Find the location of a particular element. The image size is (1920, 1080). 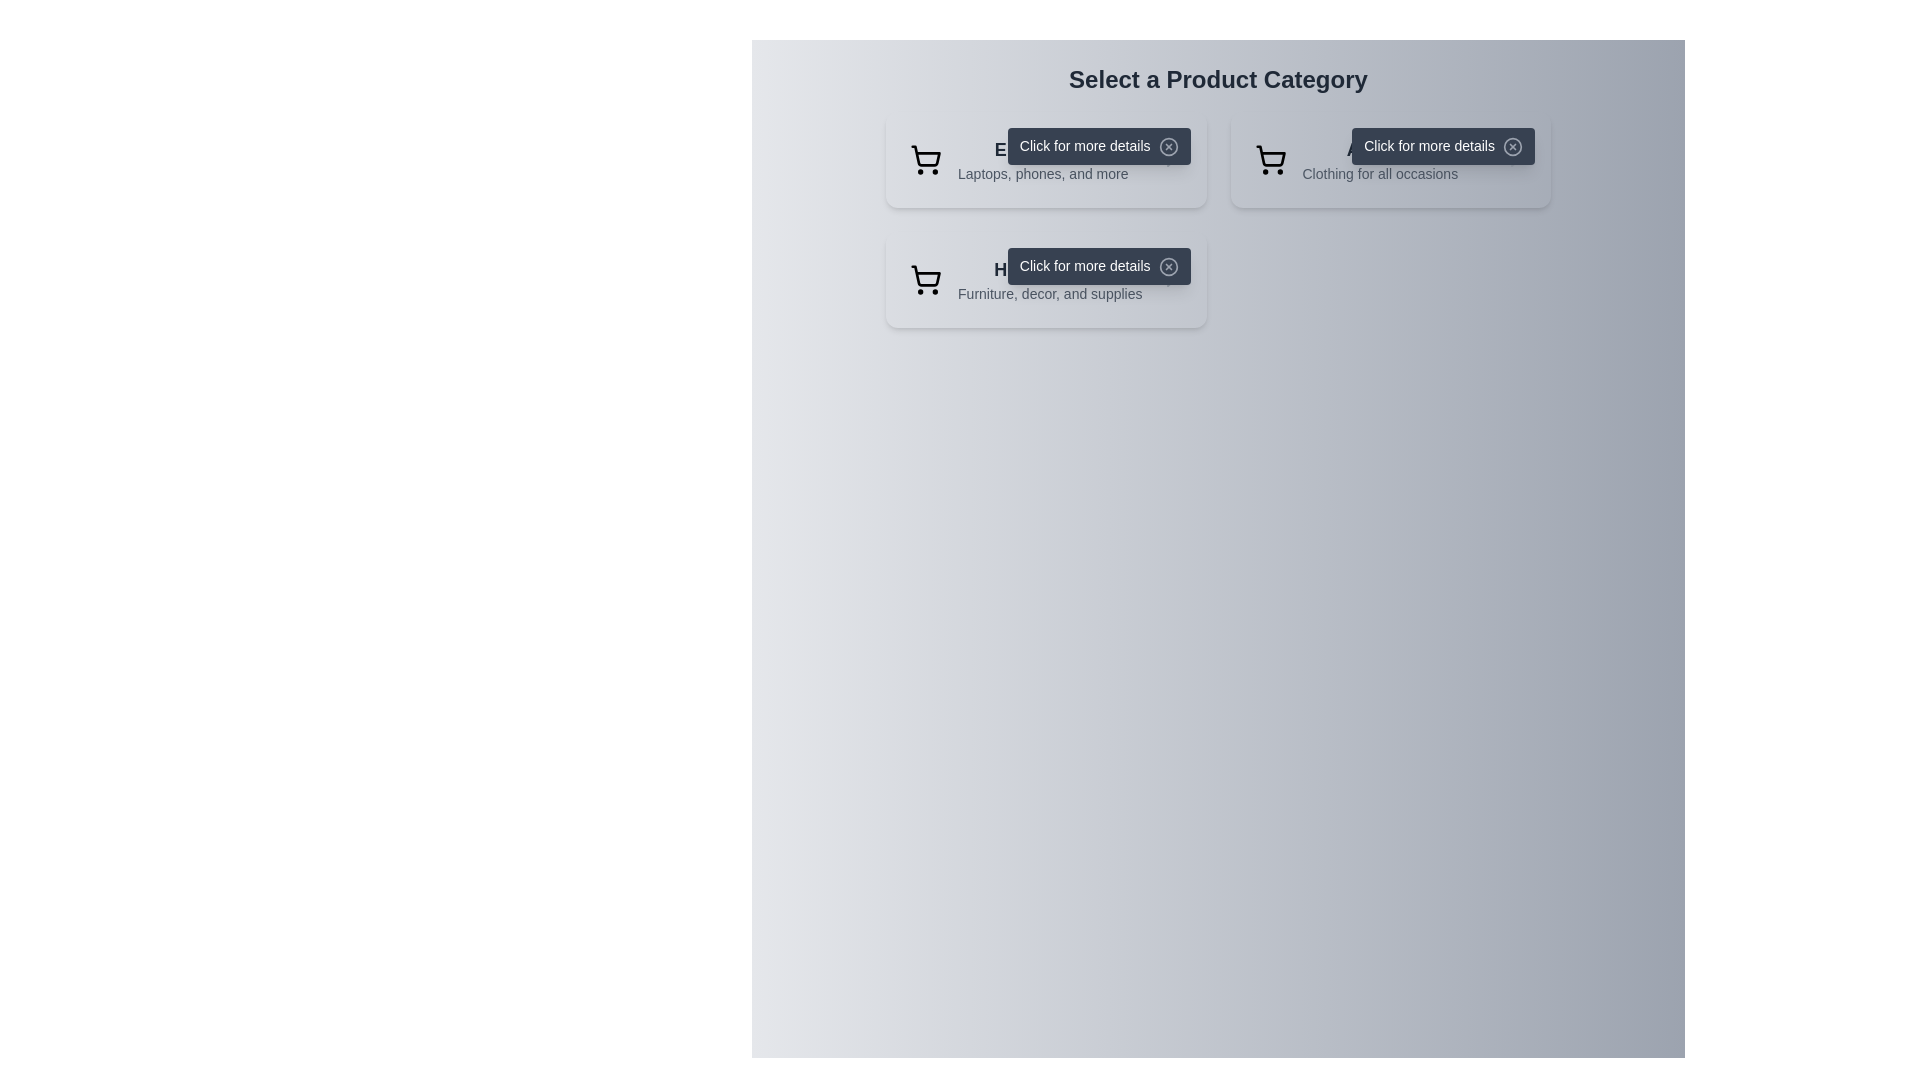

the 'Home Goods' product category card to view its information, which is displayed in a tooltip when hovered over is located at coordinates (1045, 280).